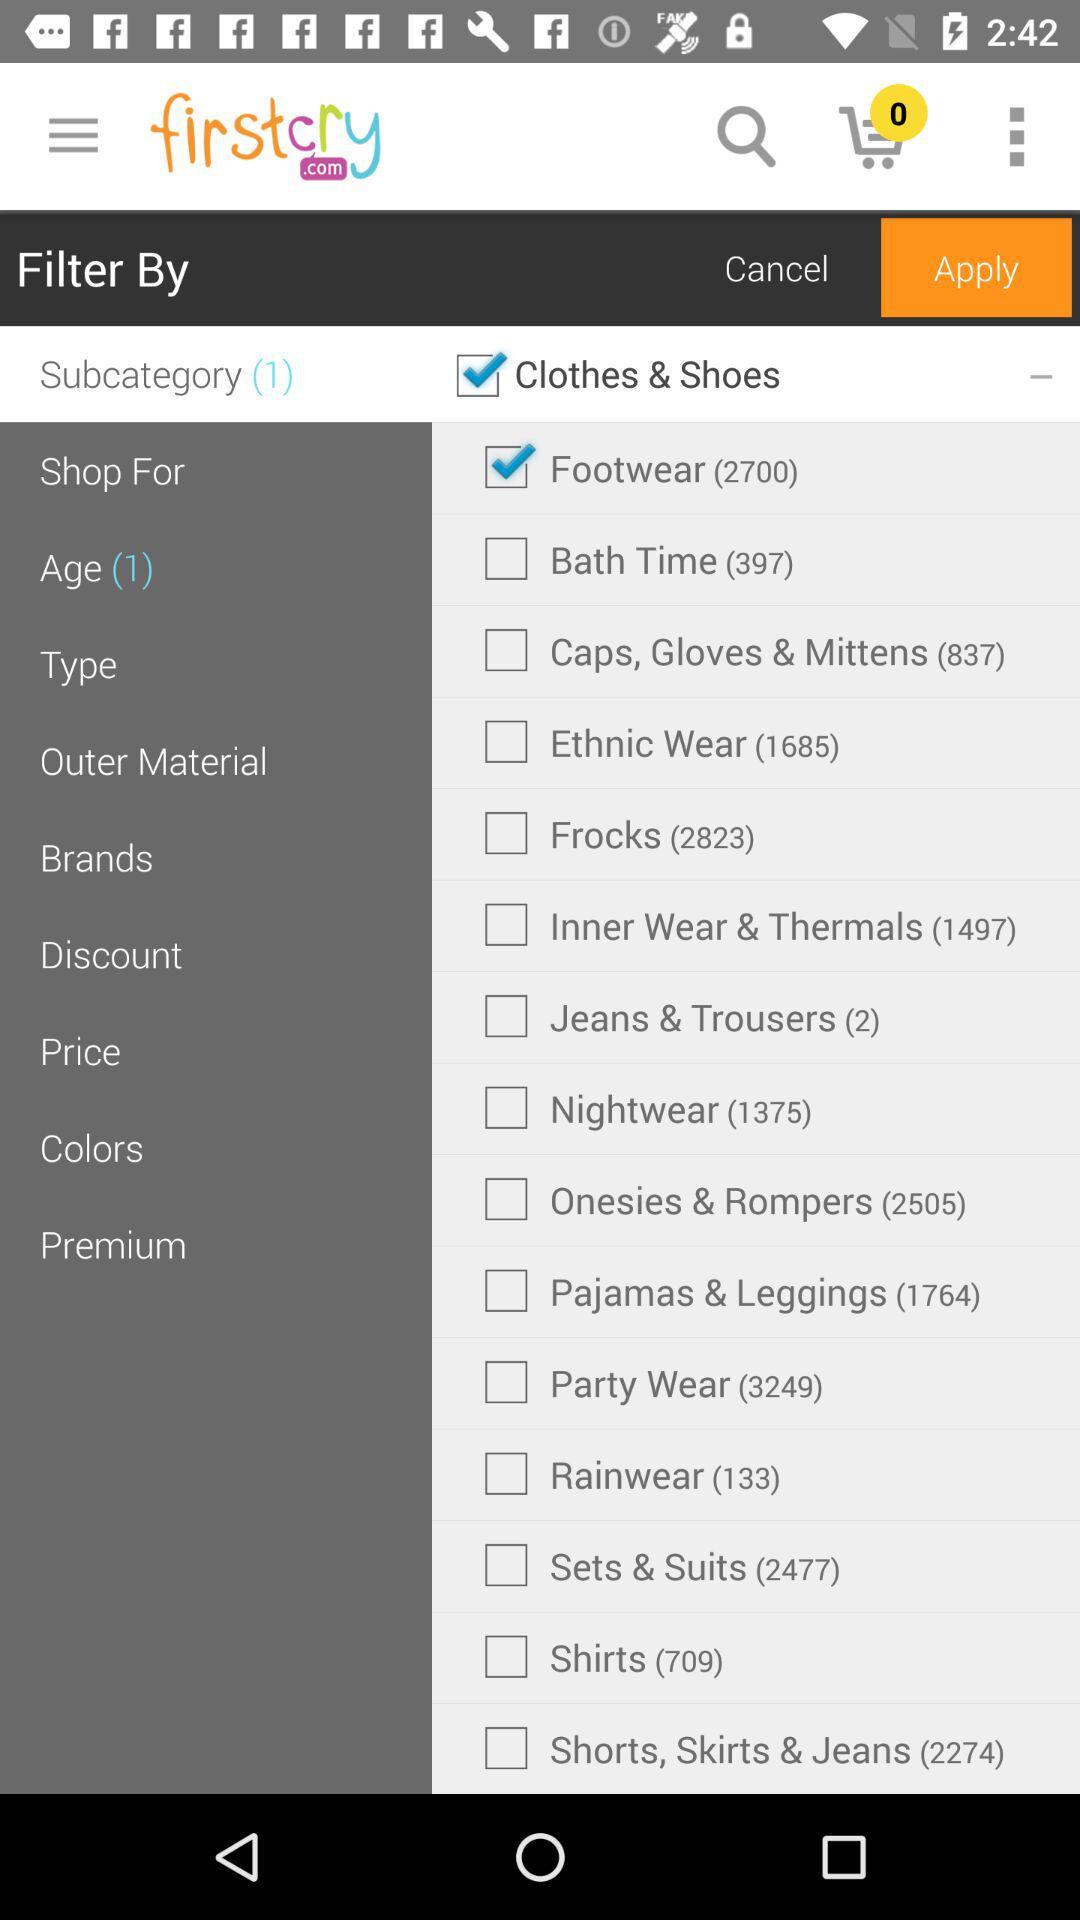 This screenshot has height=1920, width=1080. I want to click on icon below bath time (397), so click(745, 650).